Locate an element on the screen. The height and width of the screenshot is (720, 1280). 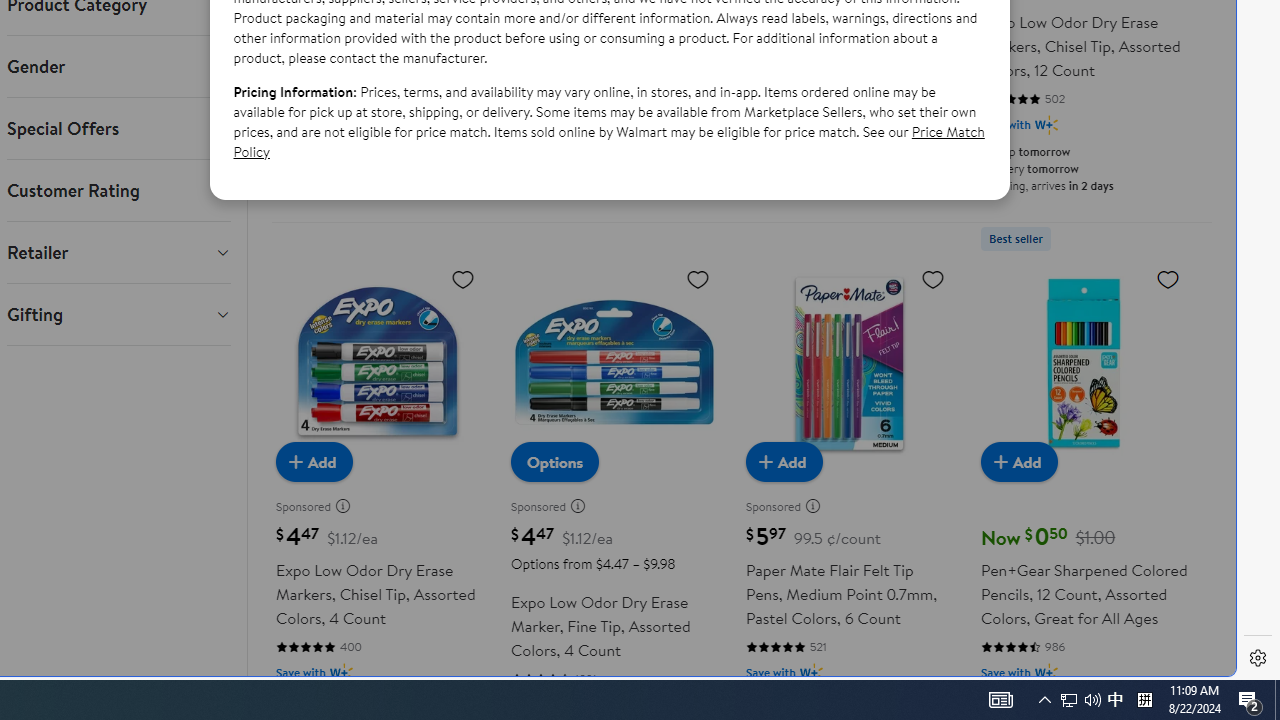
'Price Match Policy' is located at coordinates (608, 140).